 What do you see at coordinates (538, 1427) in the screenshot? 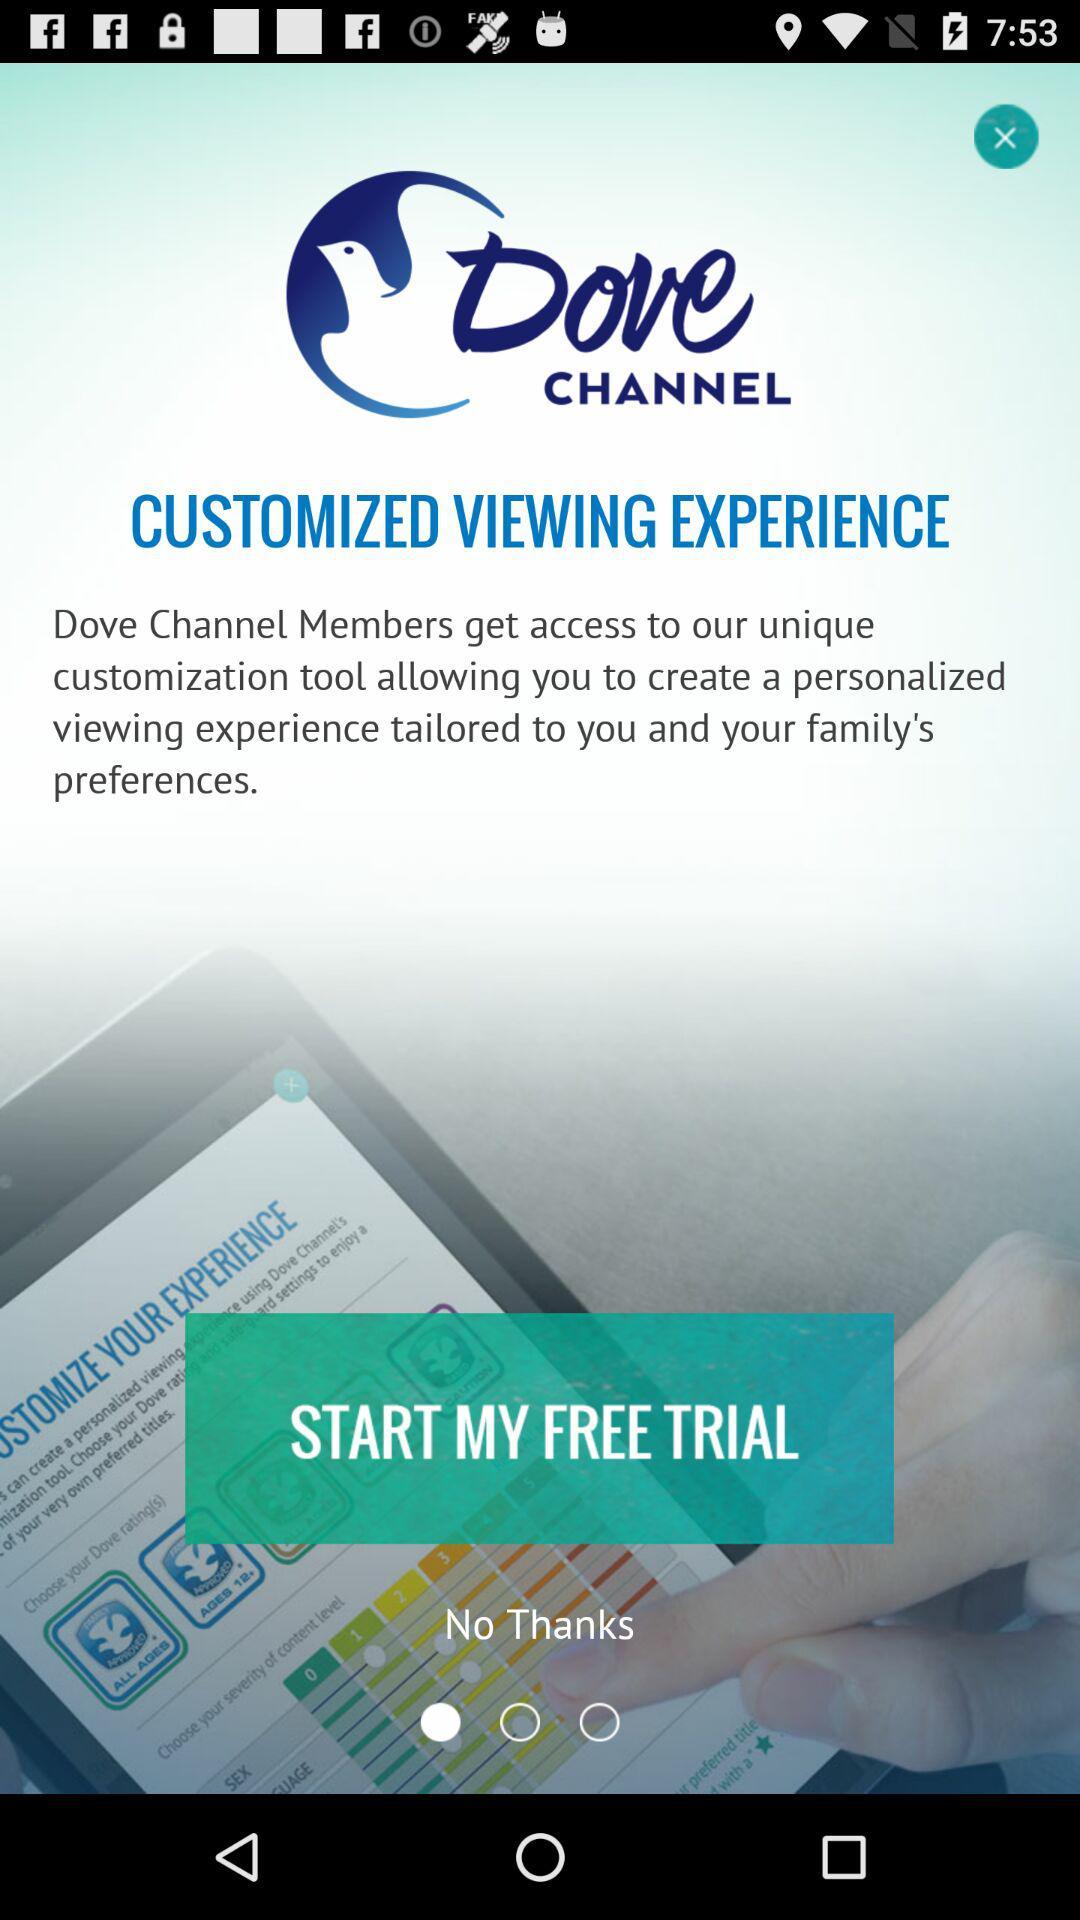
I see `start your free trial` at bounding box center [538, 1427].